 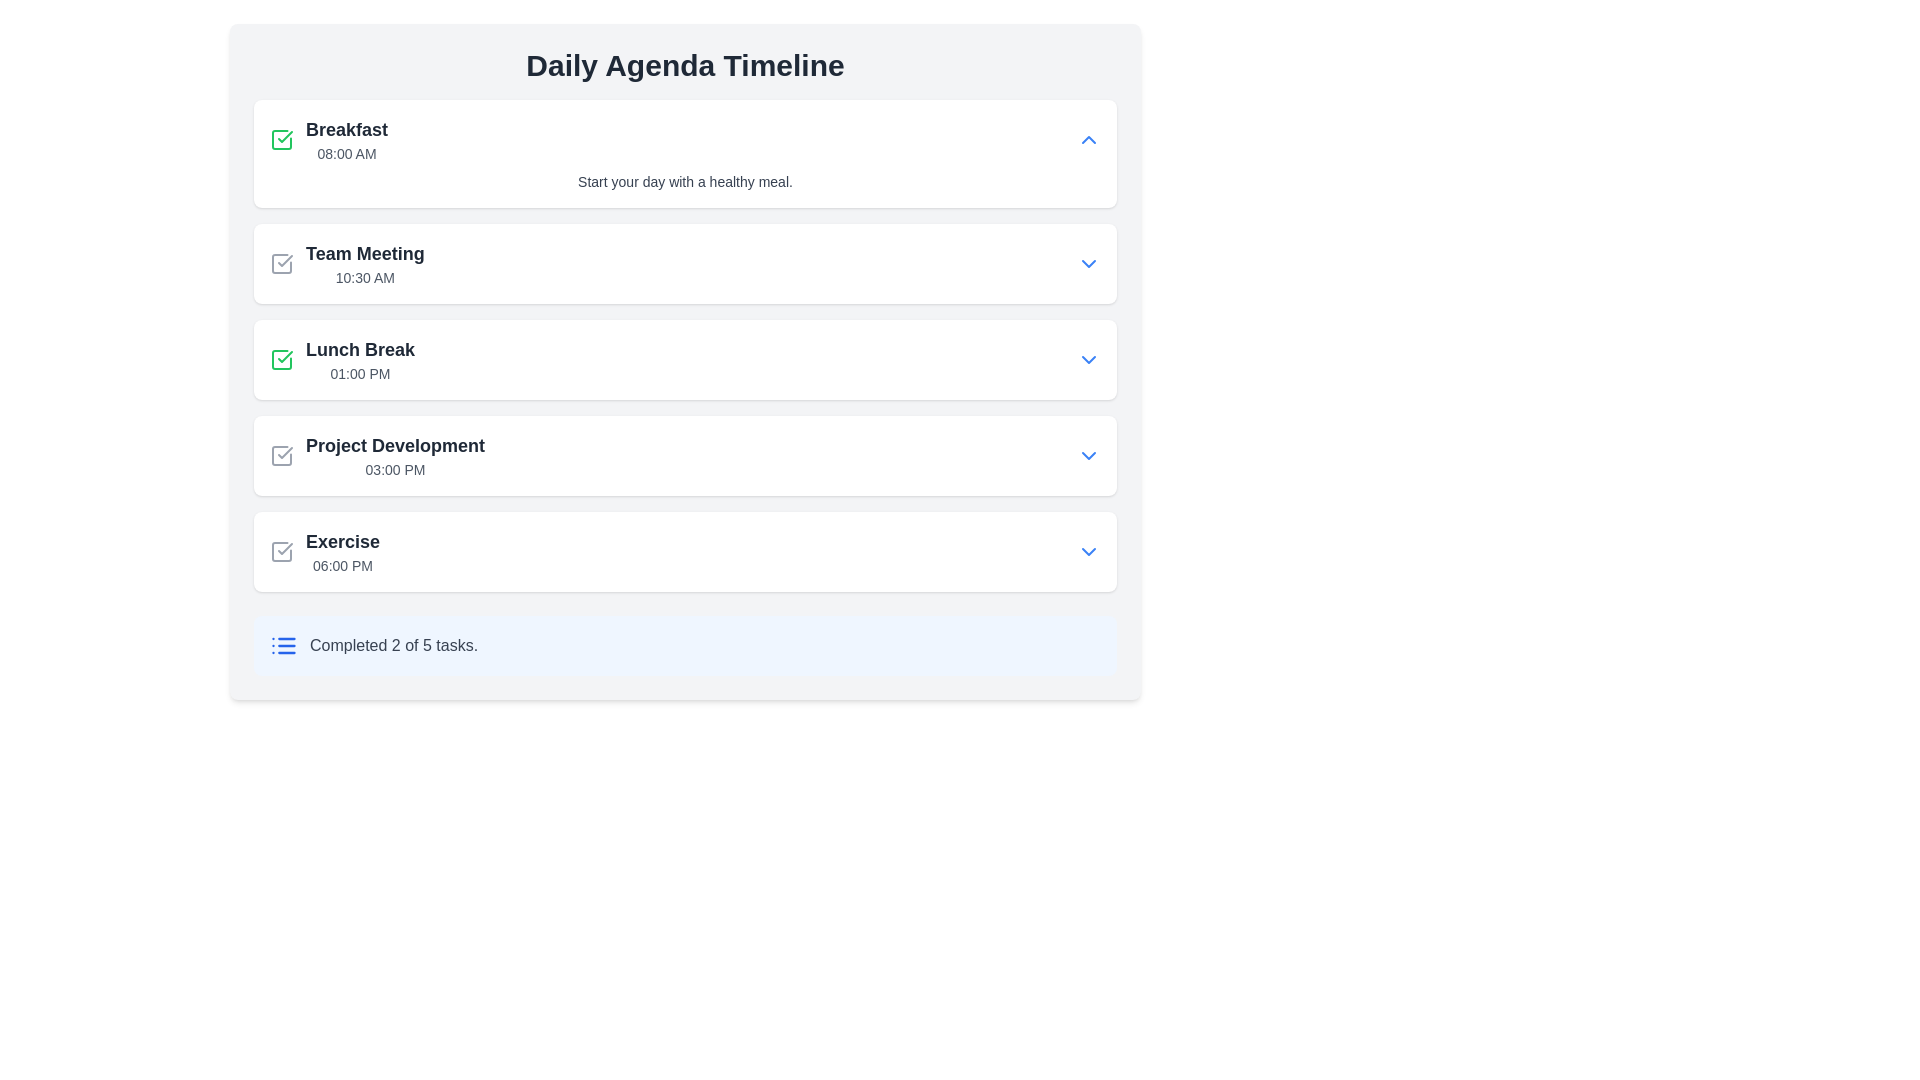 What do you see at coordinates (365, 277) in the screenshot?
I see `the time displayed on the text label showing '10:30 AM' located below the 'Team Meeting' title in the 'Daily Agenda Timeline'` at bounding box center [365, 277].